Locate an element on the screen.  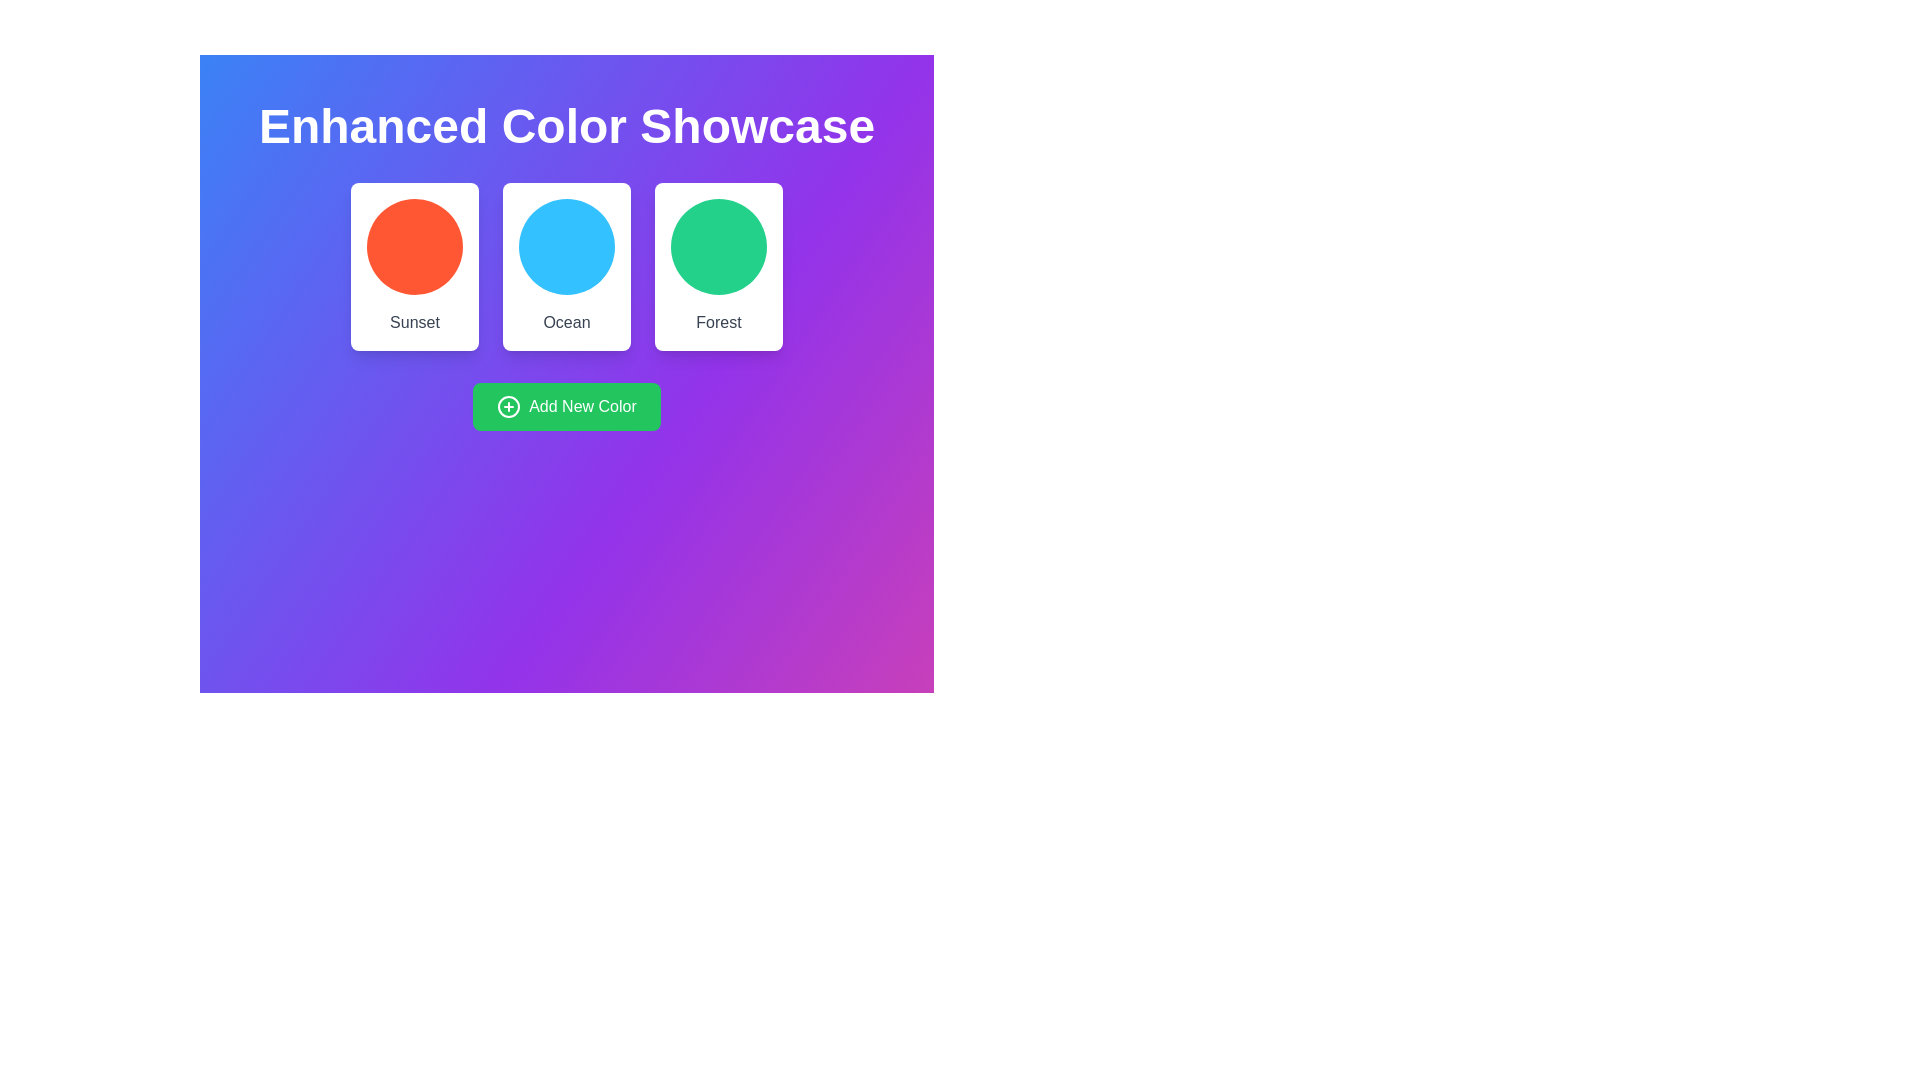
the text label displaying 'Sunset', which is positioned below a circular orange graphic within a white card is located at coordinates (413, 322).